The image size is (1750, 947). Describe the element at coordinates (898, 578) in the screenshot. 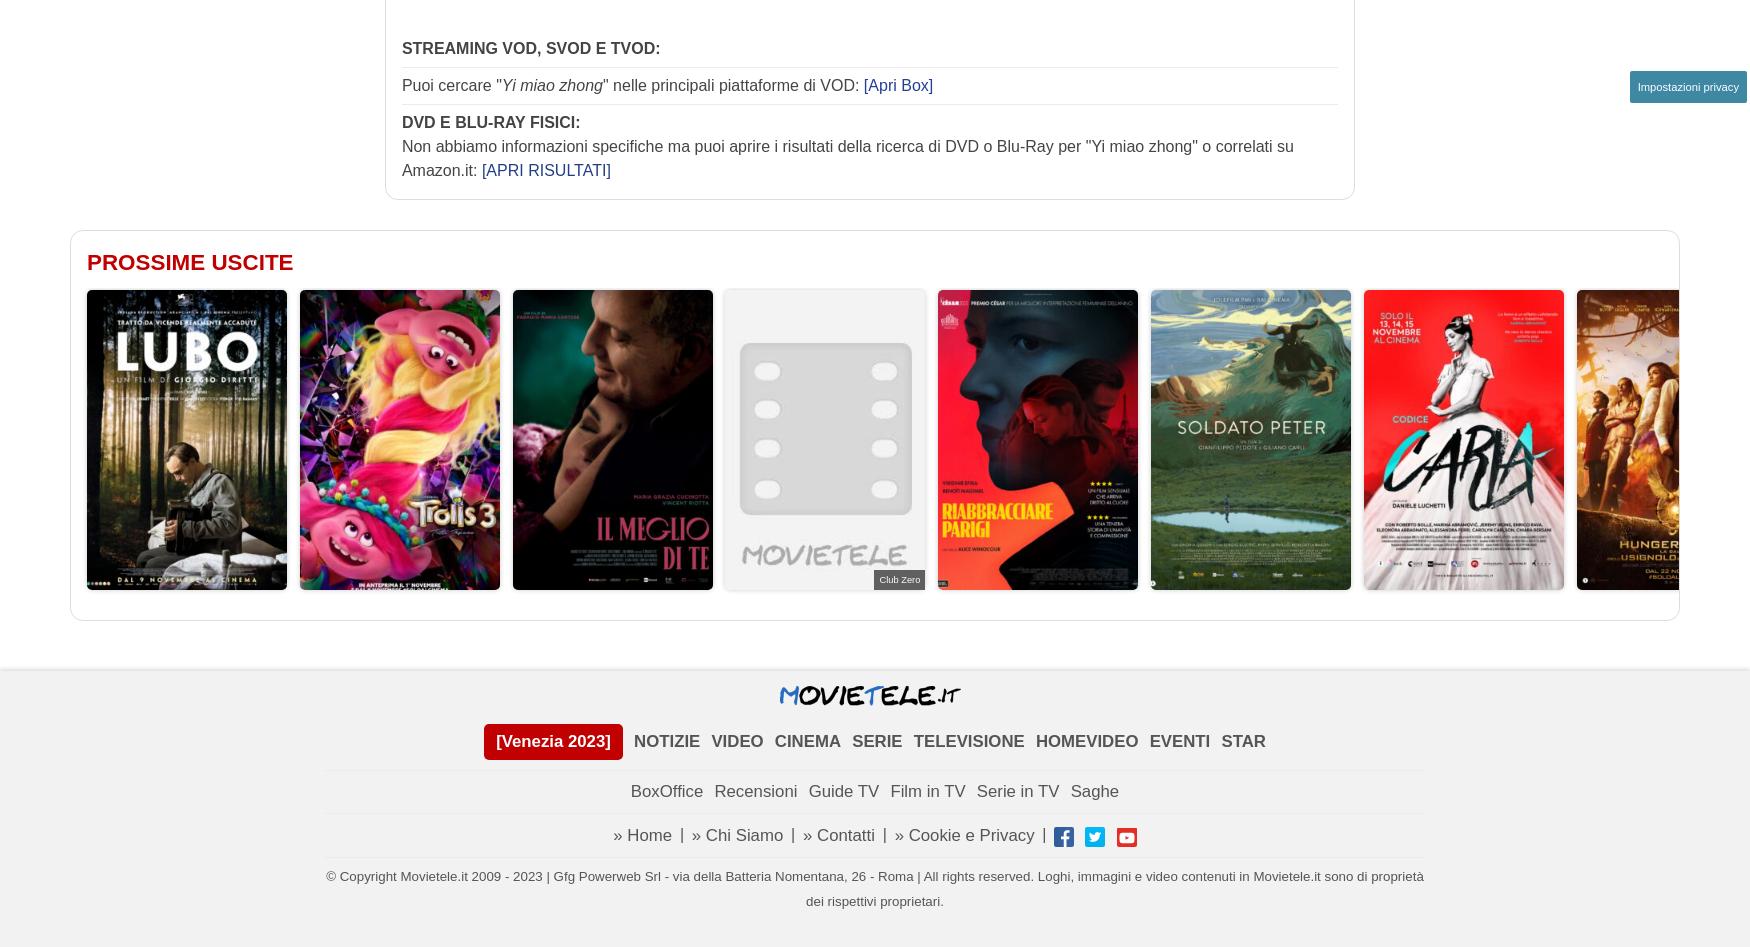

I see `'Club Zero'` at that location.